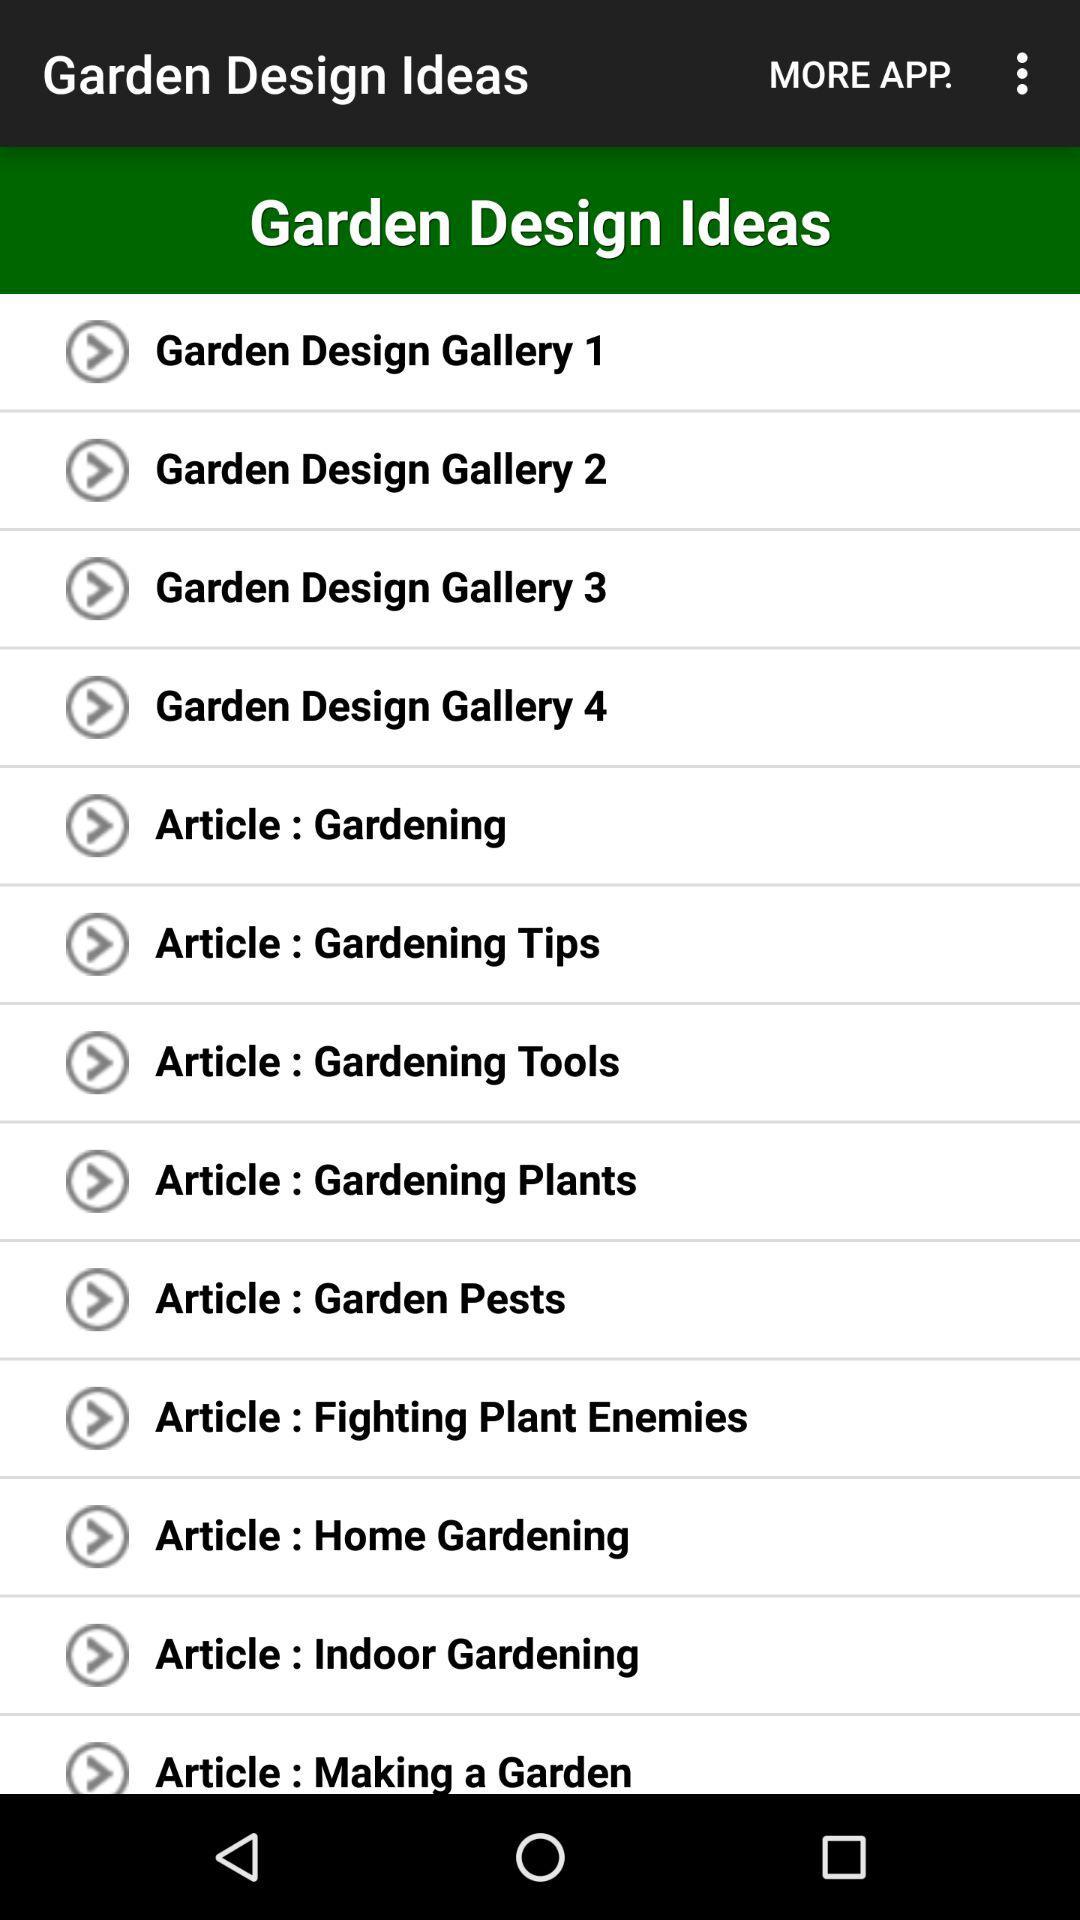  I want to click on the icon next to garden design ideas, so click(860, 73).